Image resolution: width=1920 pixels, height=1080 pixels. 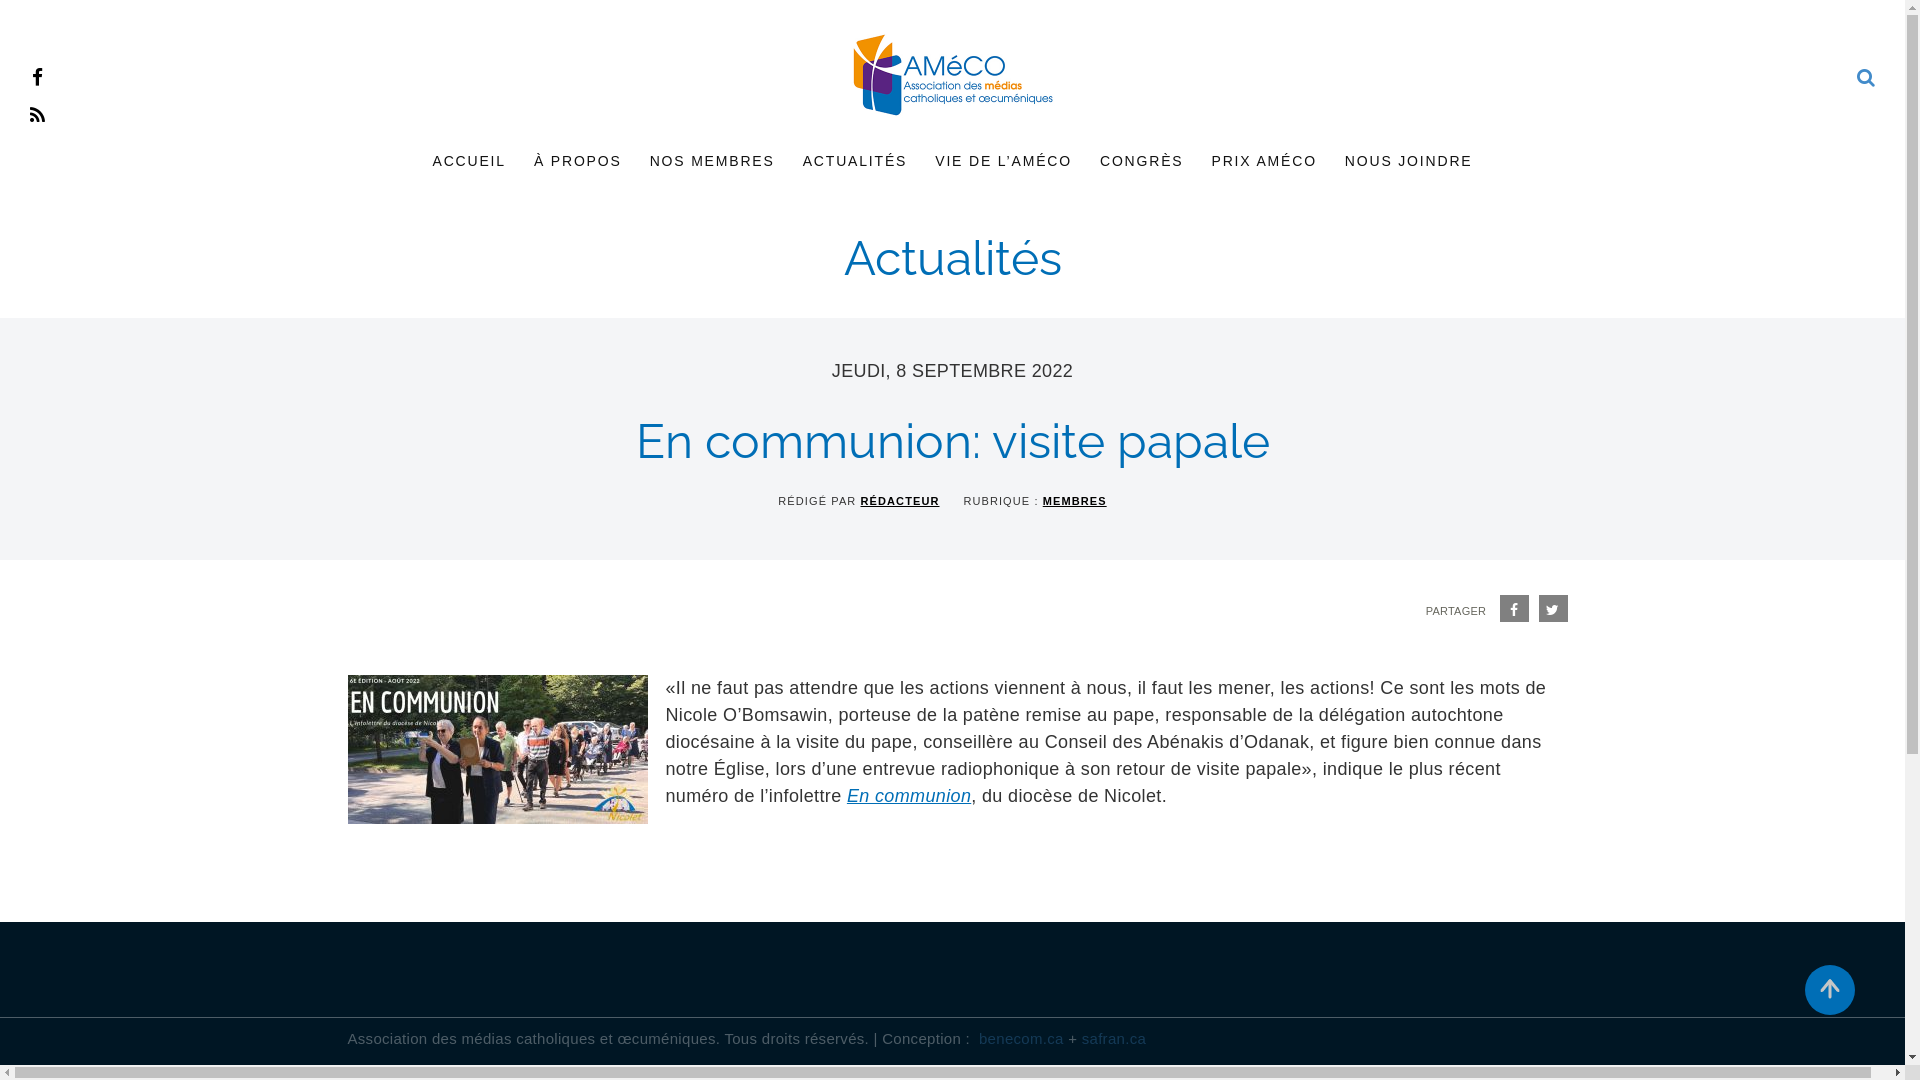 I want to click on 'NOUS JOINDRE', so click(x=1330, y=160).